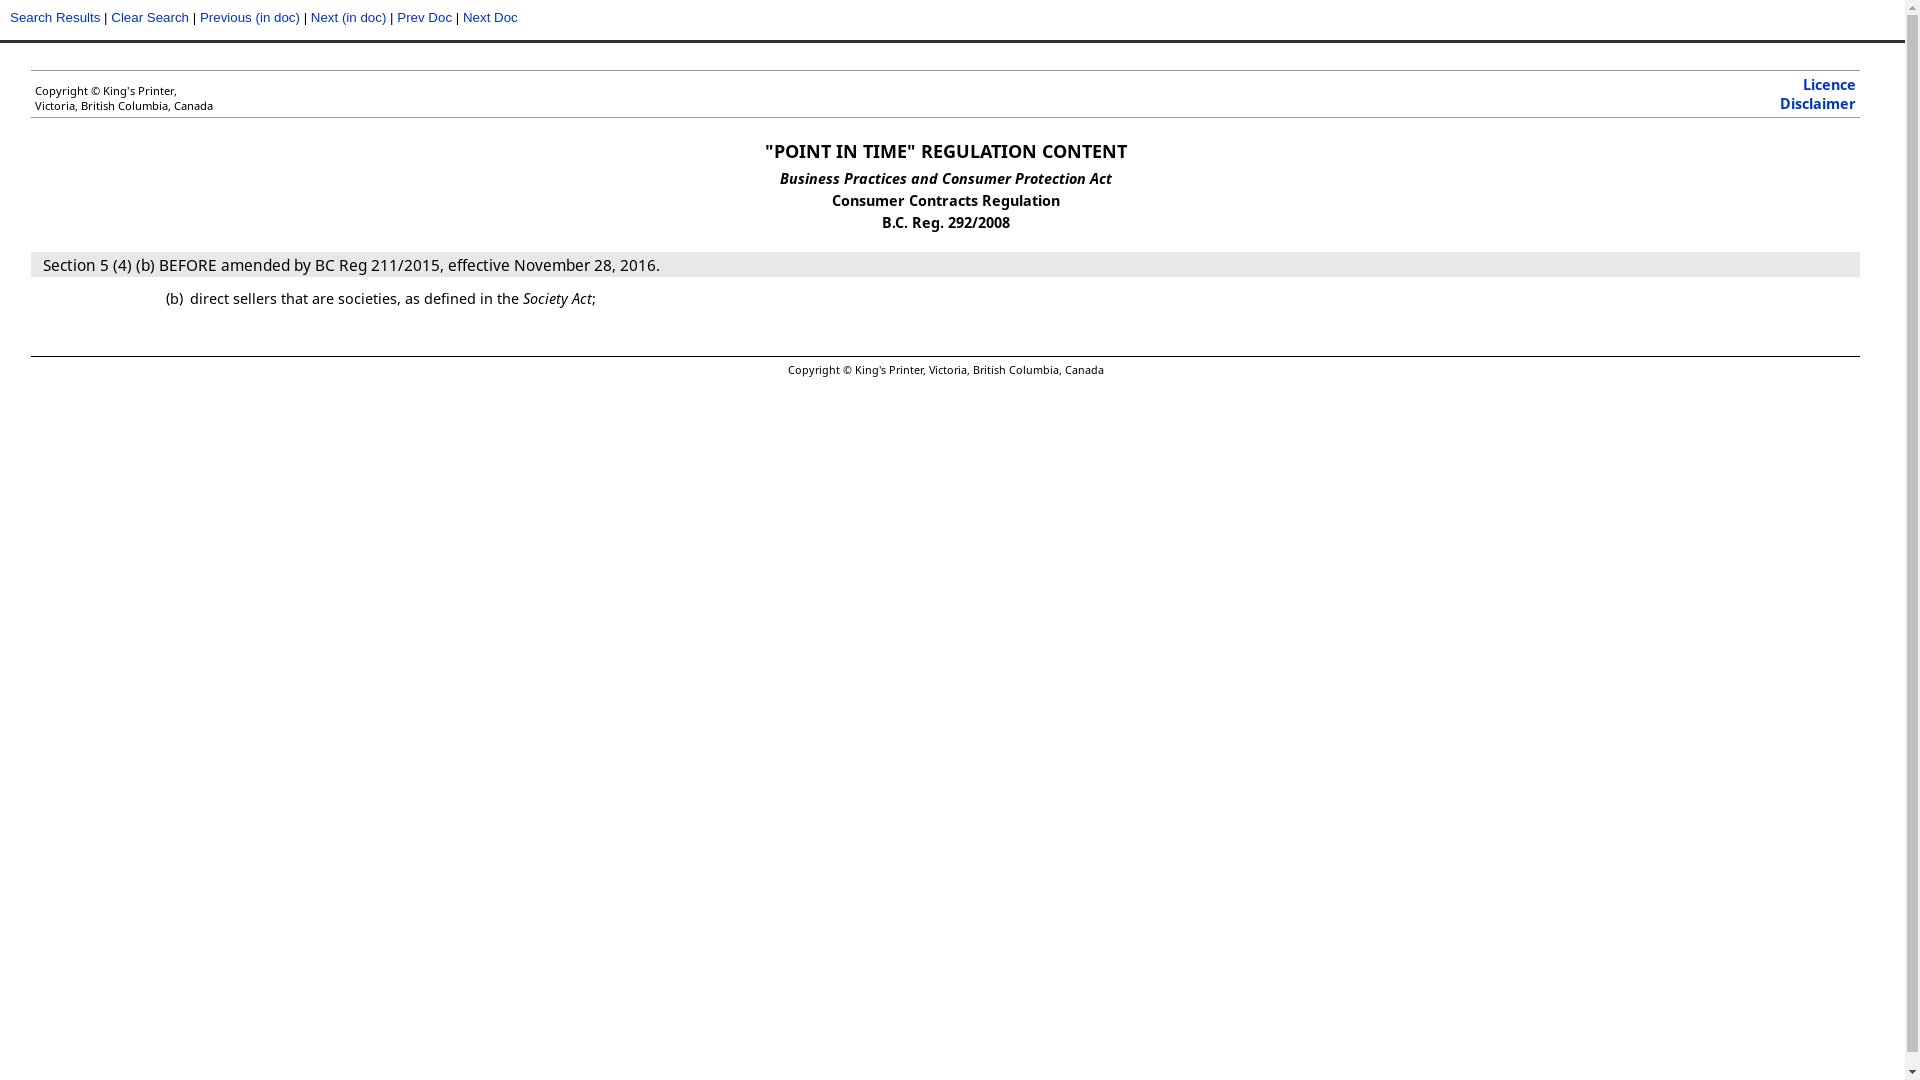  I want to click on 'Licence', so click(1829, 83).